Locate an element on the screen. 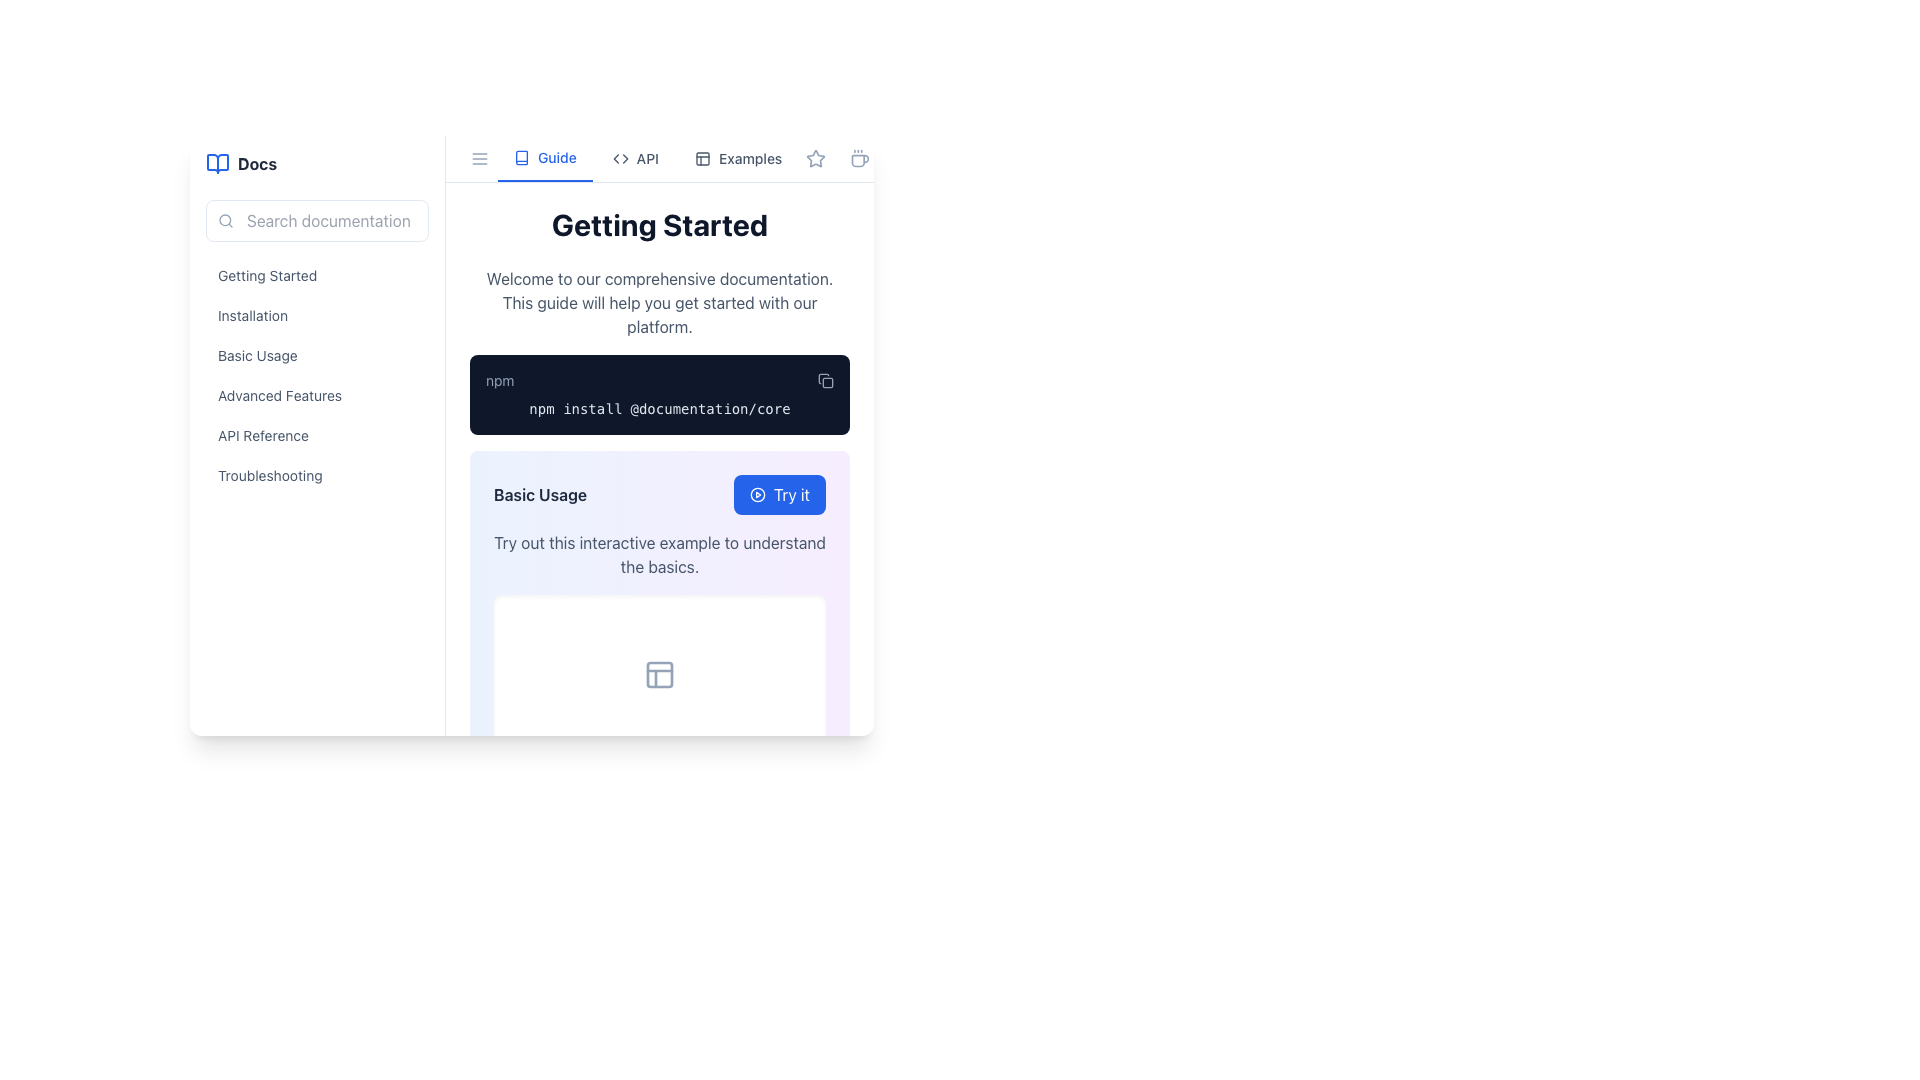 The image size is (1920, 1080). the menu icon located in the top navigation bar, just to the left of the 'Guide' tab is located at coordinates (480, 157).